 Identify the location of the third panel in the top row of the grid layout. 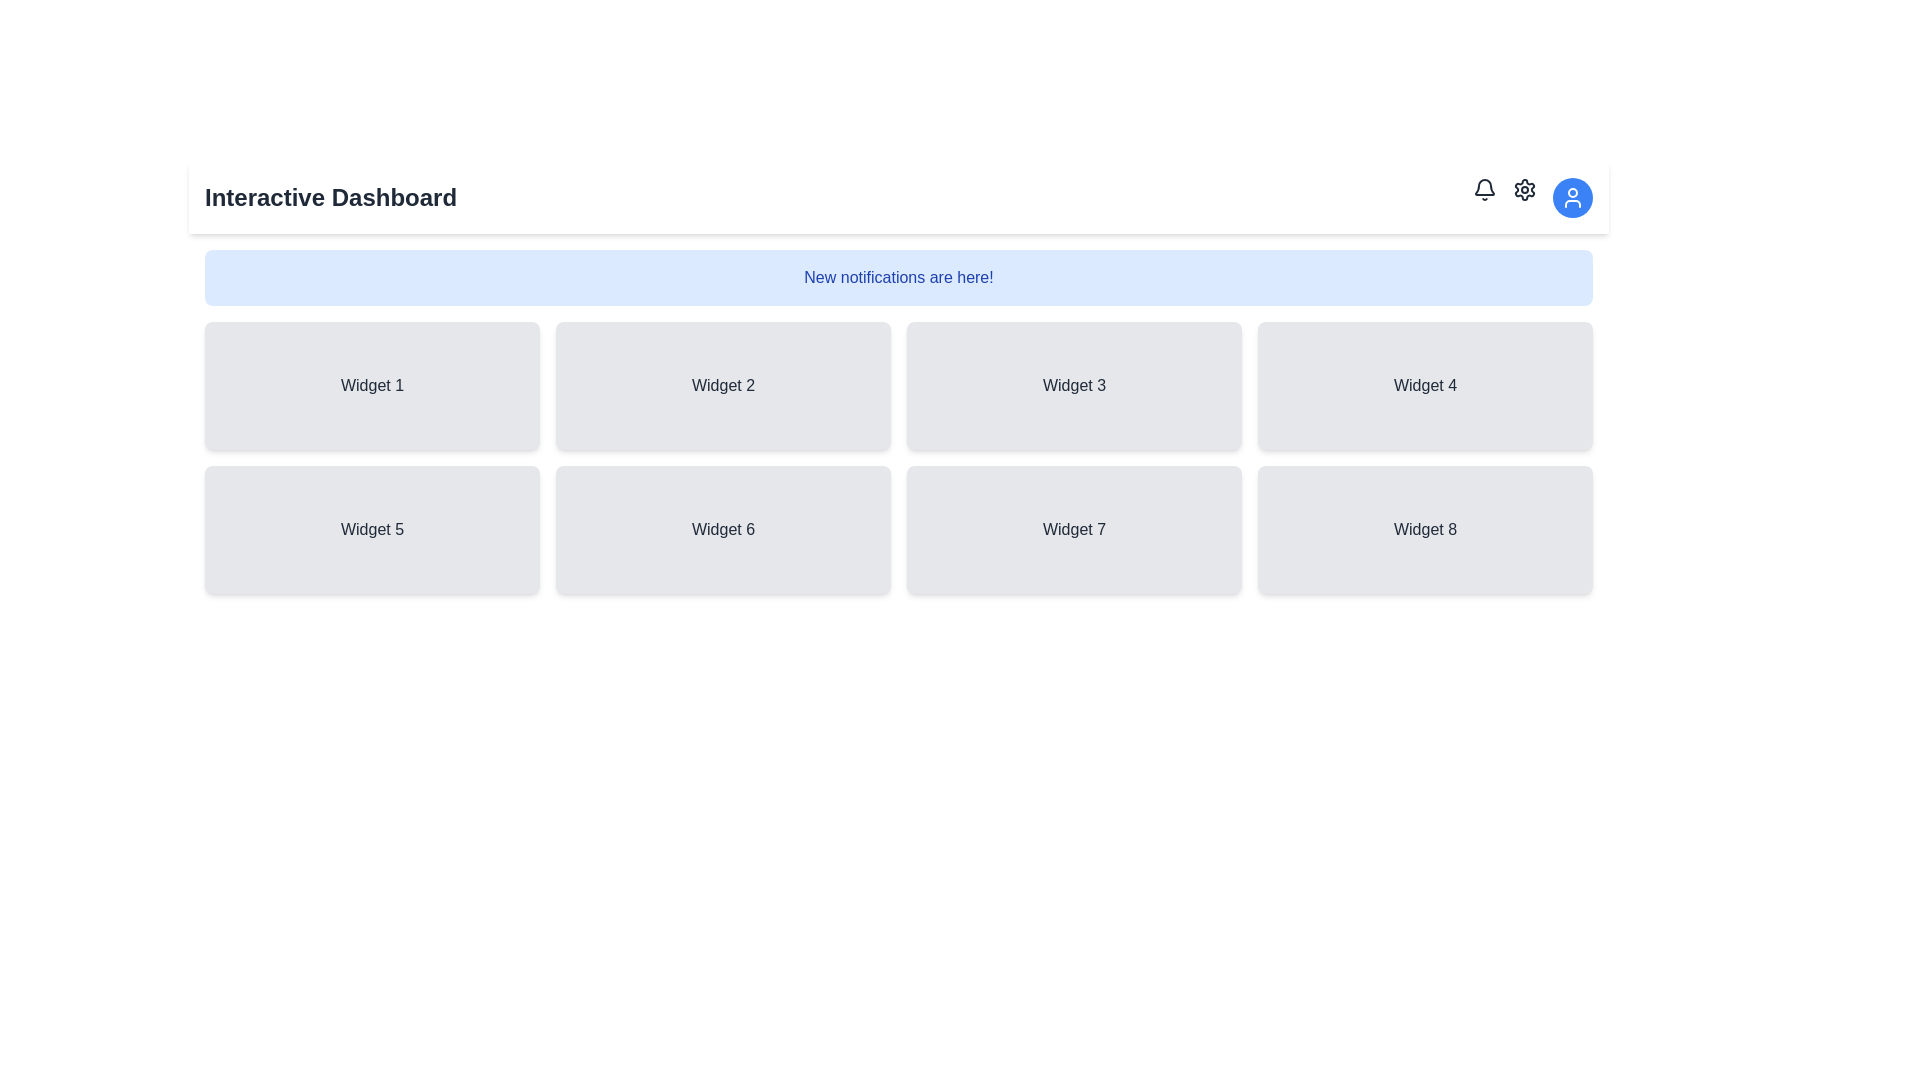
(1073, 385).